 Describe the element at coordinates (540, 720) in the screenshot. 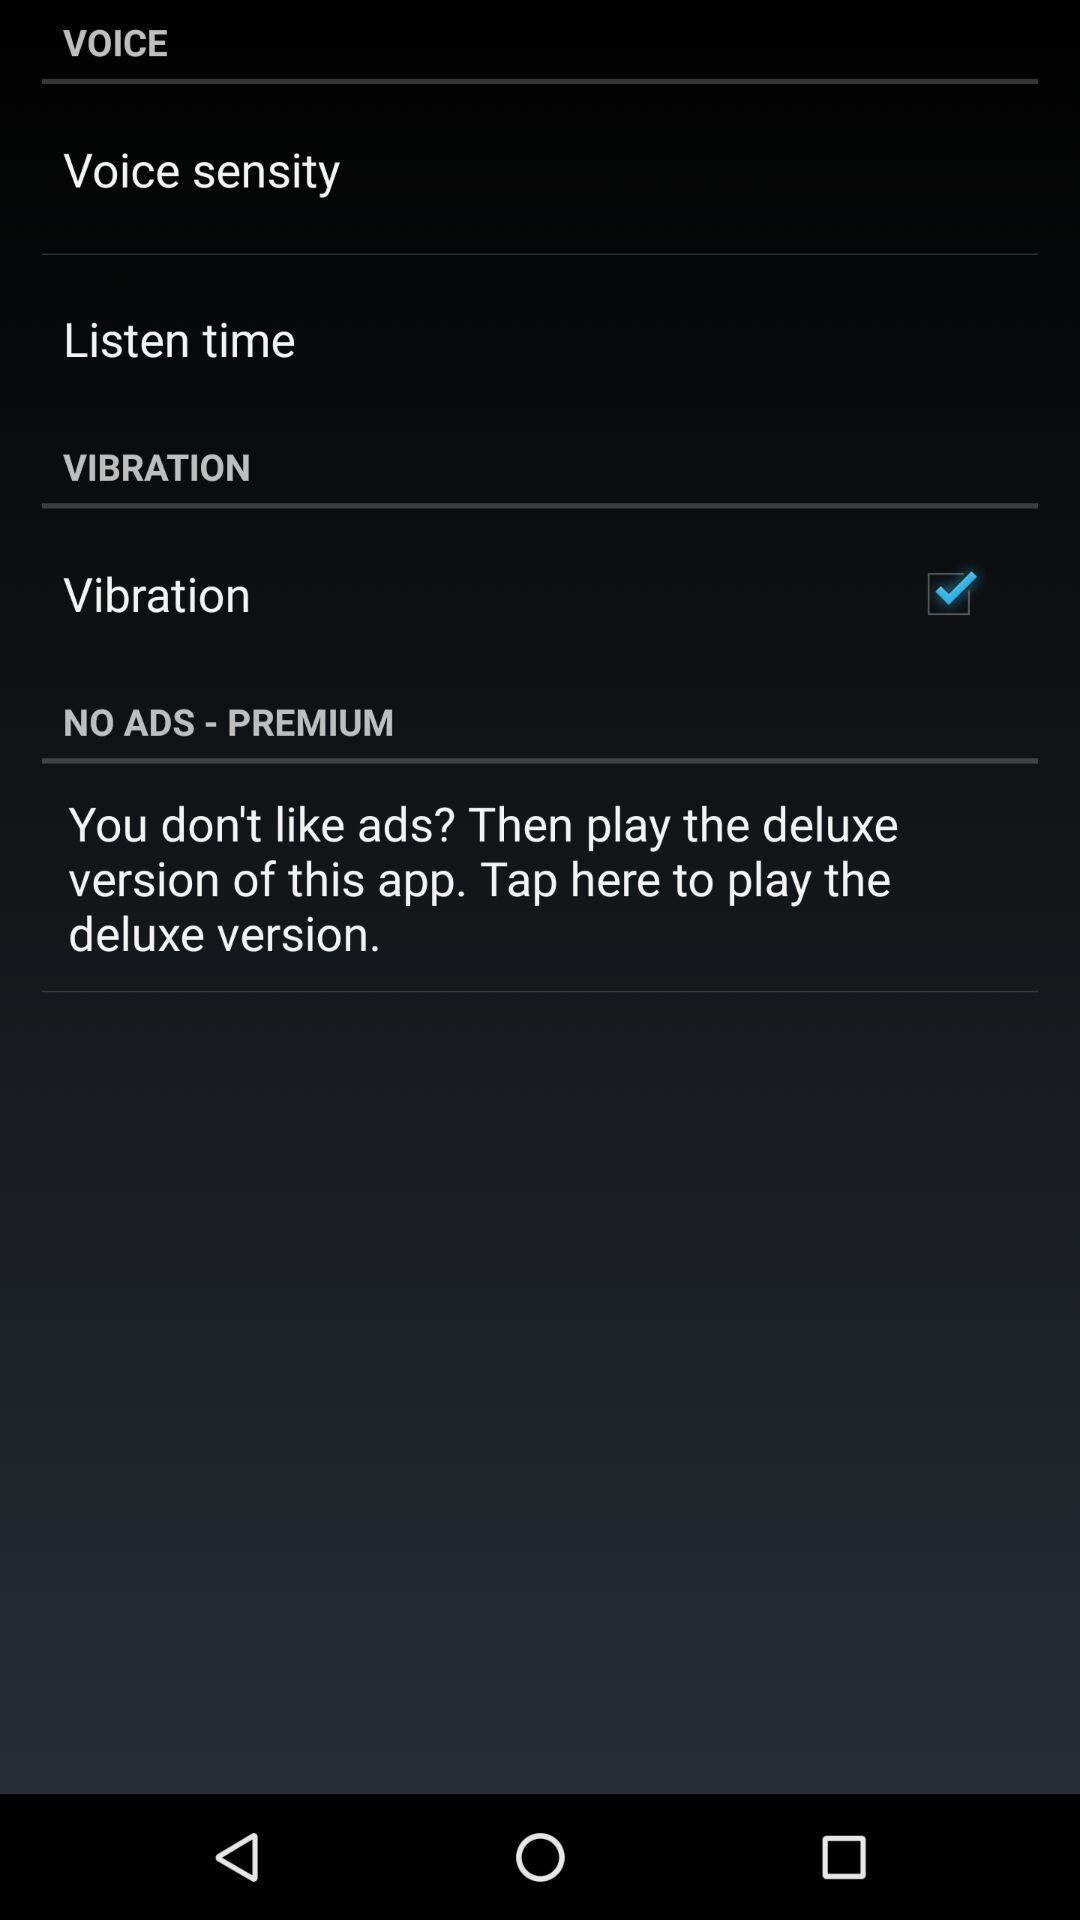

I see `no ads - premium` at that location.